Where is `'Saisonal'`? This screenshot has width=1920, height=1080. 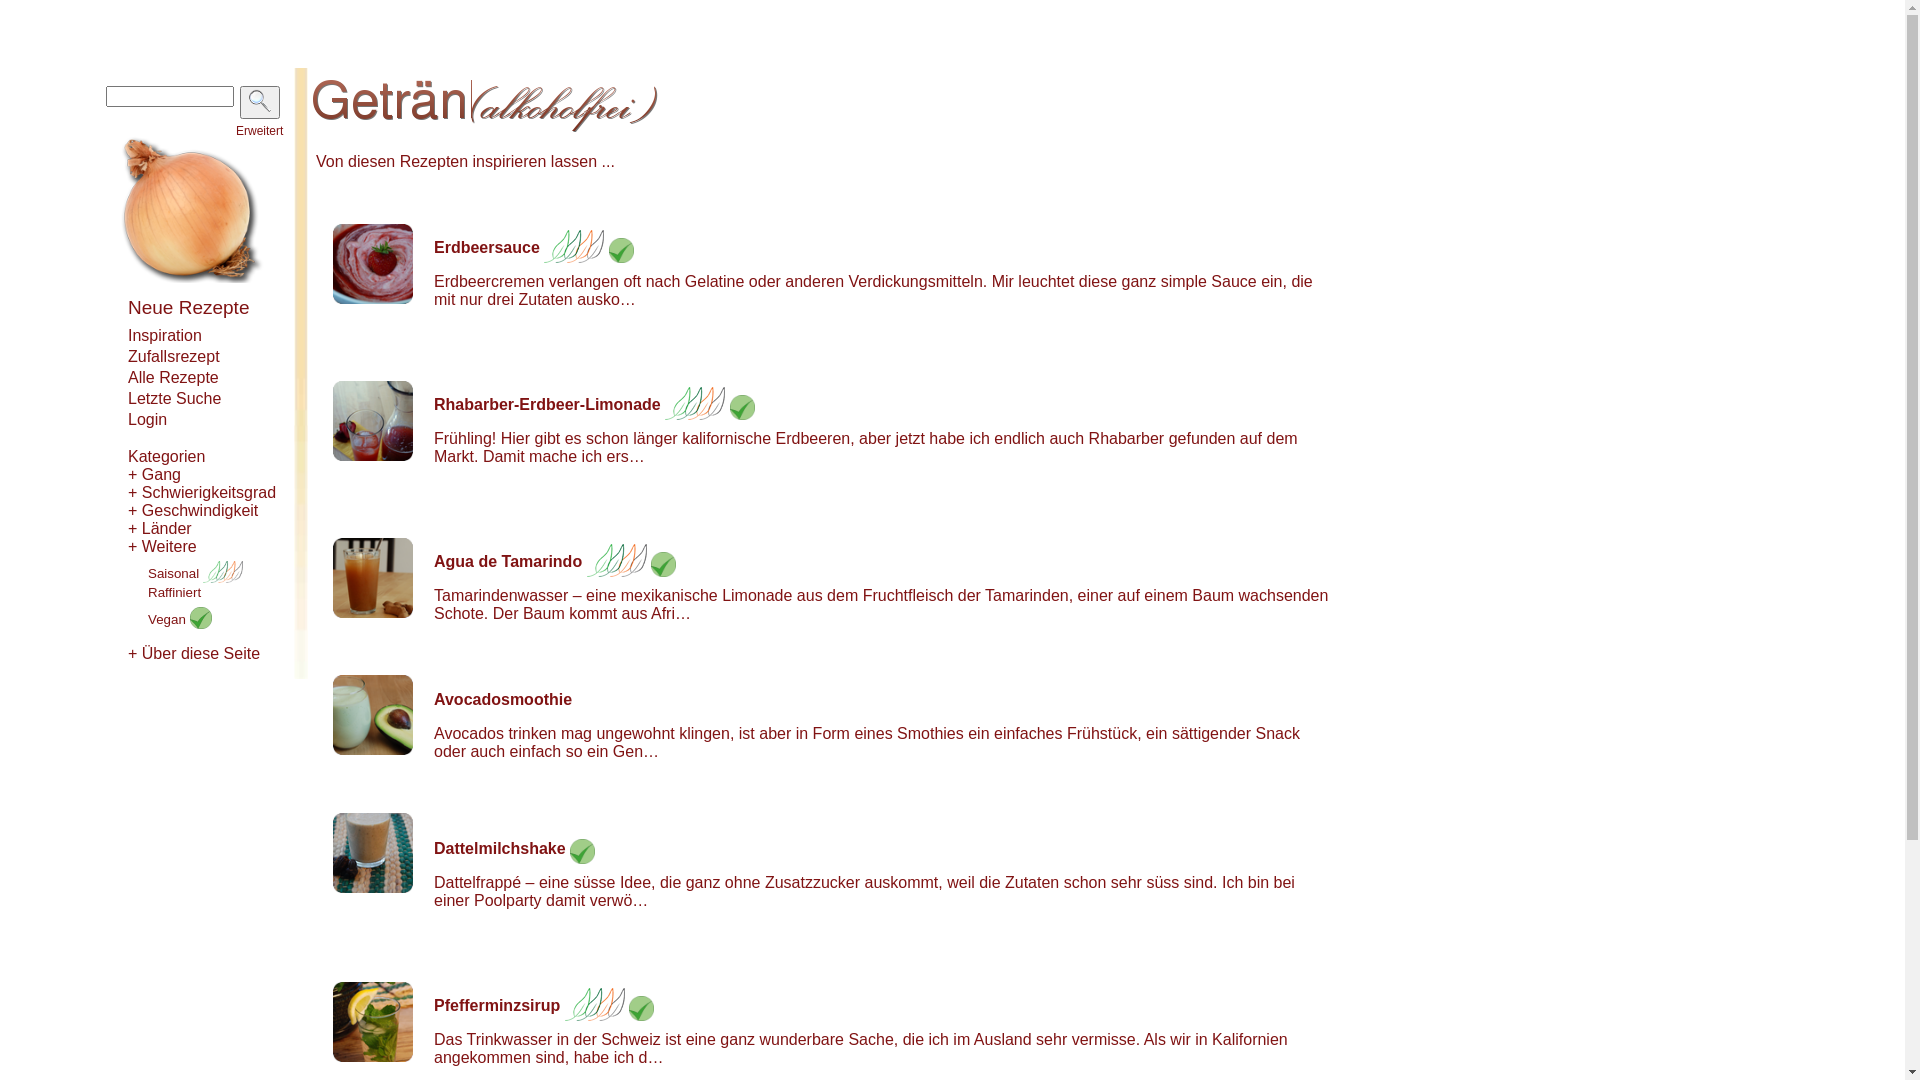
'Saisonal' is located at coordinates (195, 573).